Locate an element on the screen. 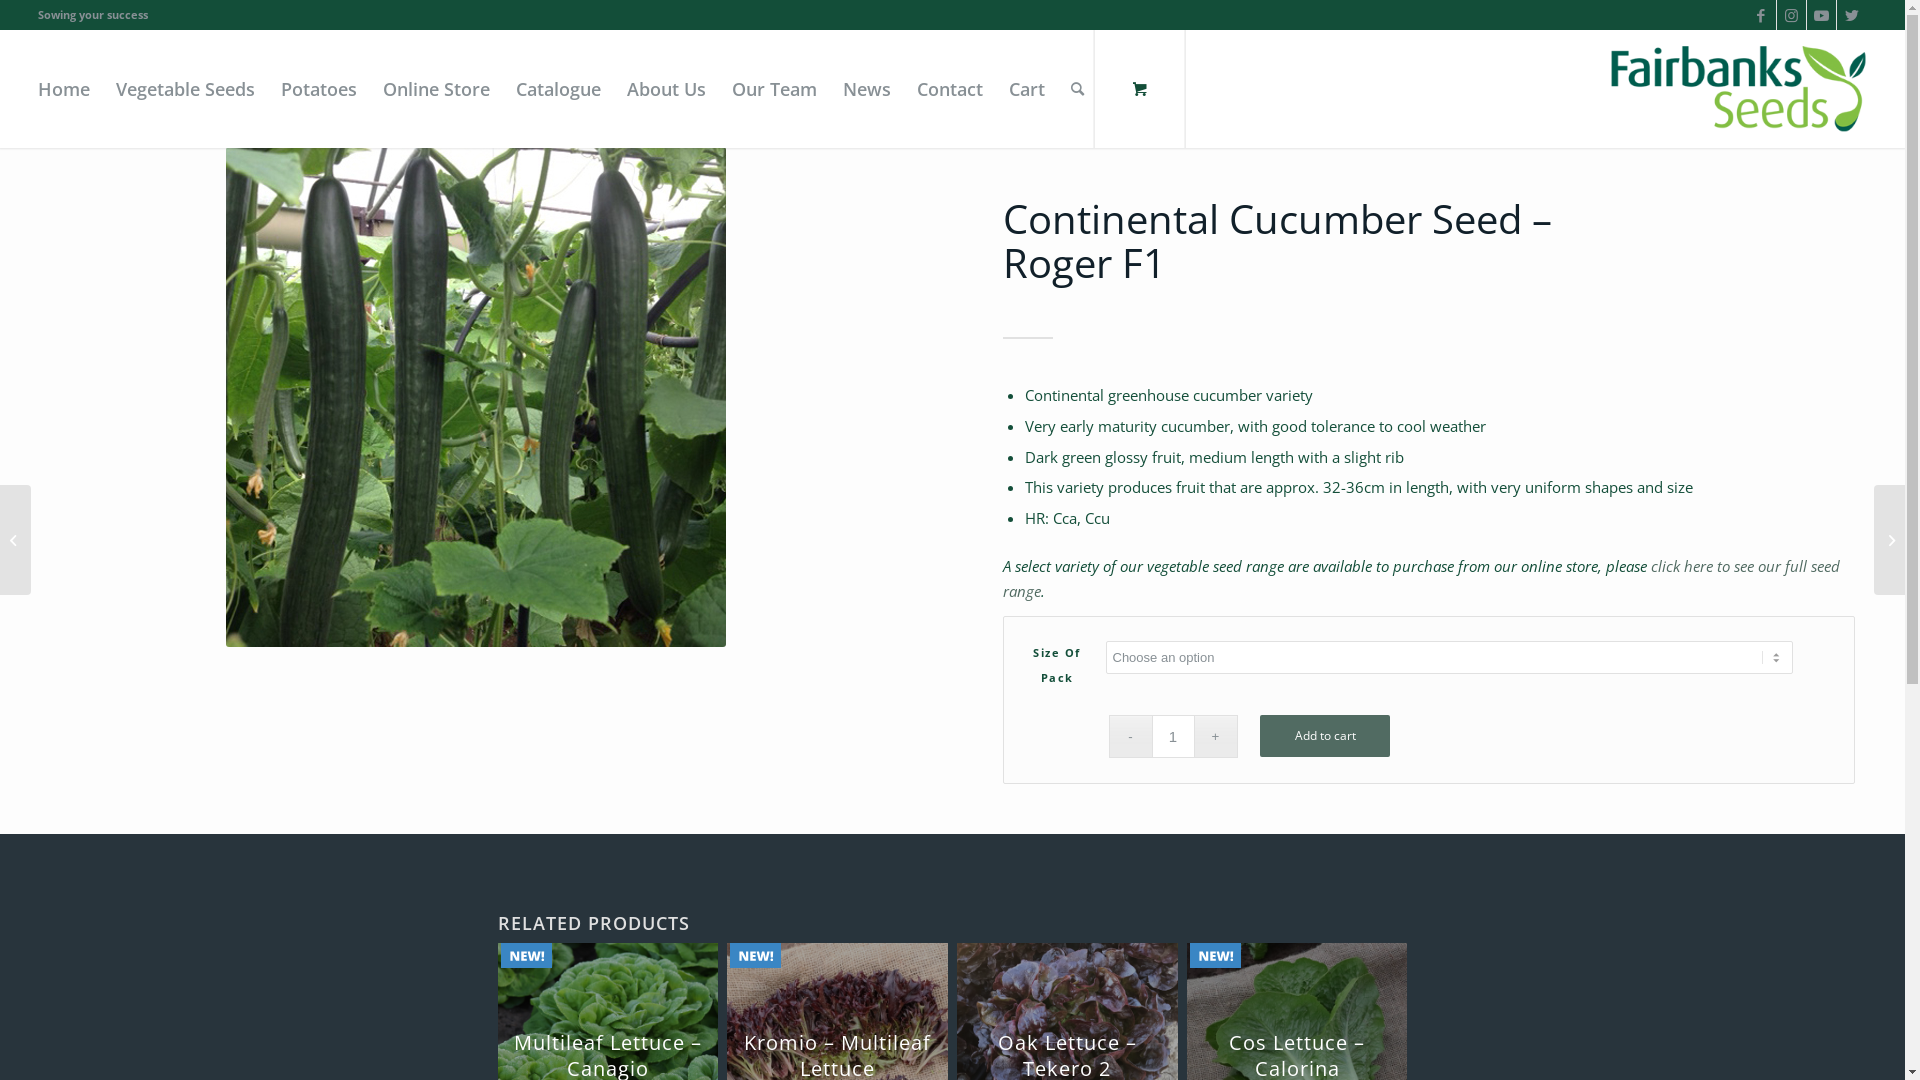 The width and height of the screenshot is (1920, 1080). 'Add to cart' is located at coordinates (1258, 735).